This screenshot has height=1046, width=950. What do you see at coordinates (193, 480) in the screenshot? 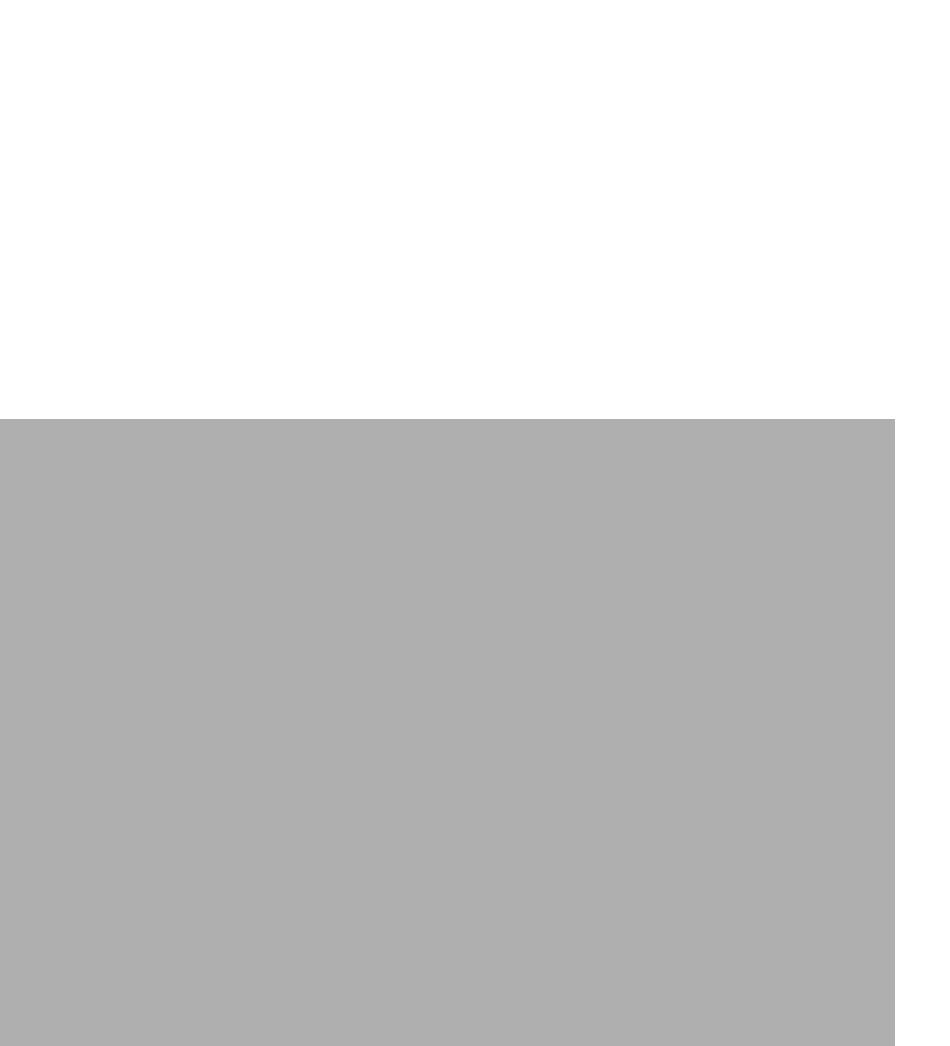
I see `'Contact Support'` at bounding box center [193, 480].